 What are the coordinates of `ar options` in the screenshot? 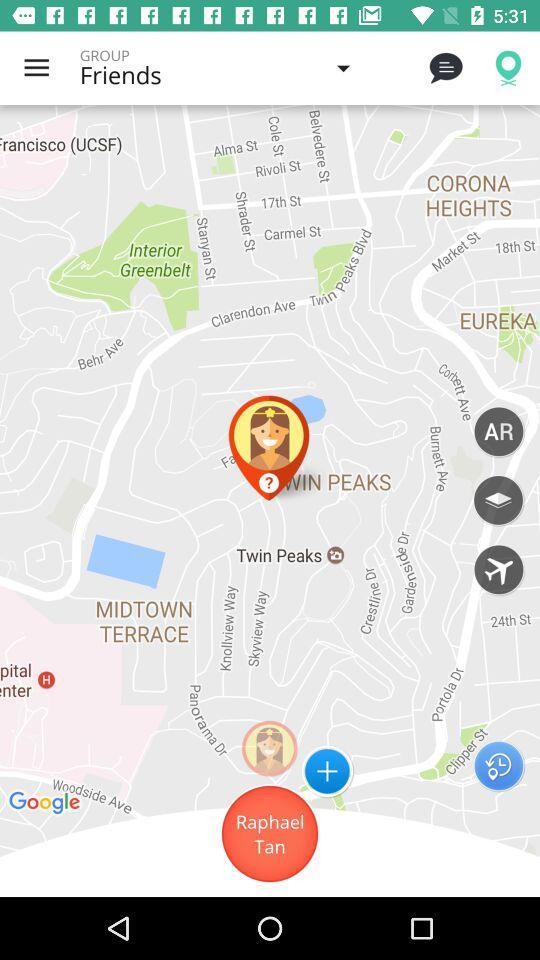 It's located at (497, 431).